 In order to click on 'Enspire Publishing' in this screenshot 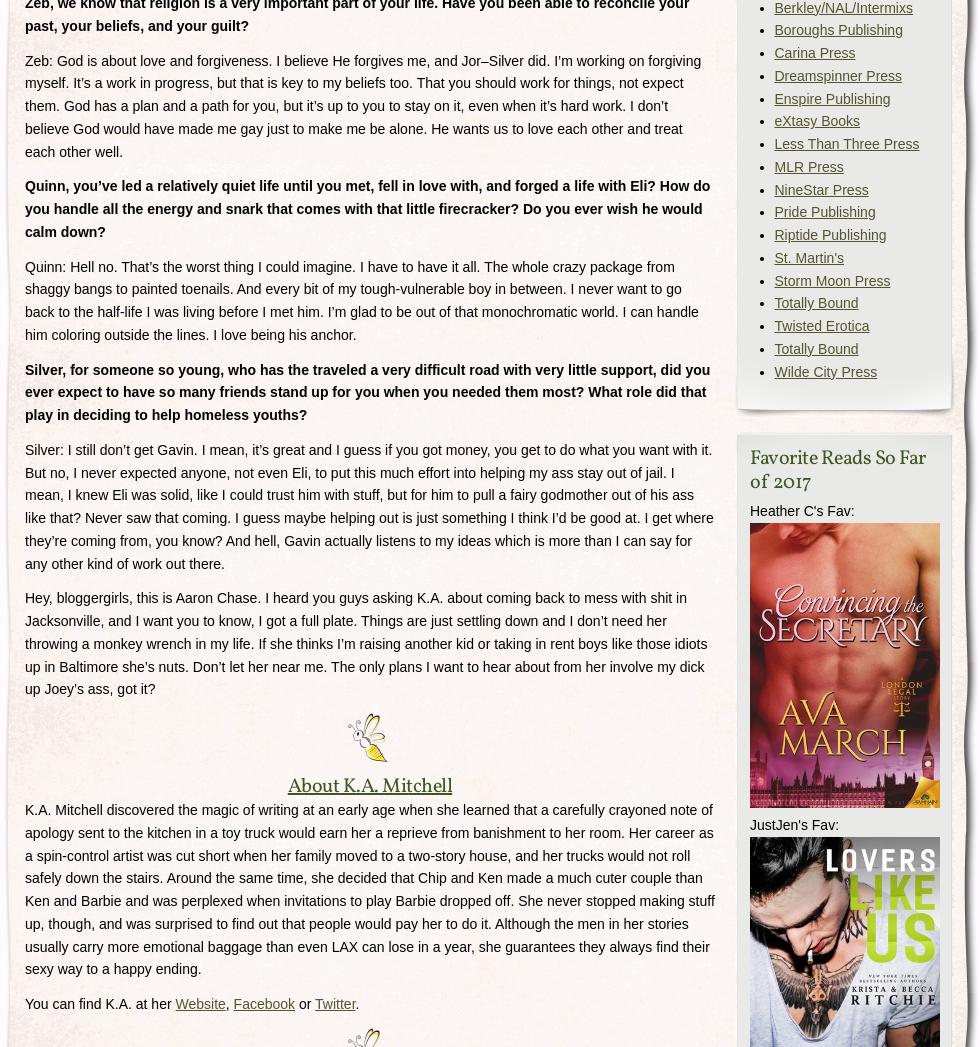, I will do `click(832, 96)`.